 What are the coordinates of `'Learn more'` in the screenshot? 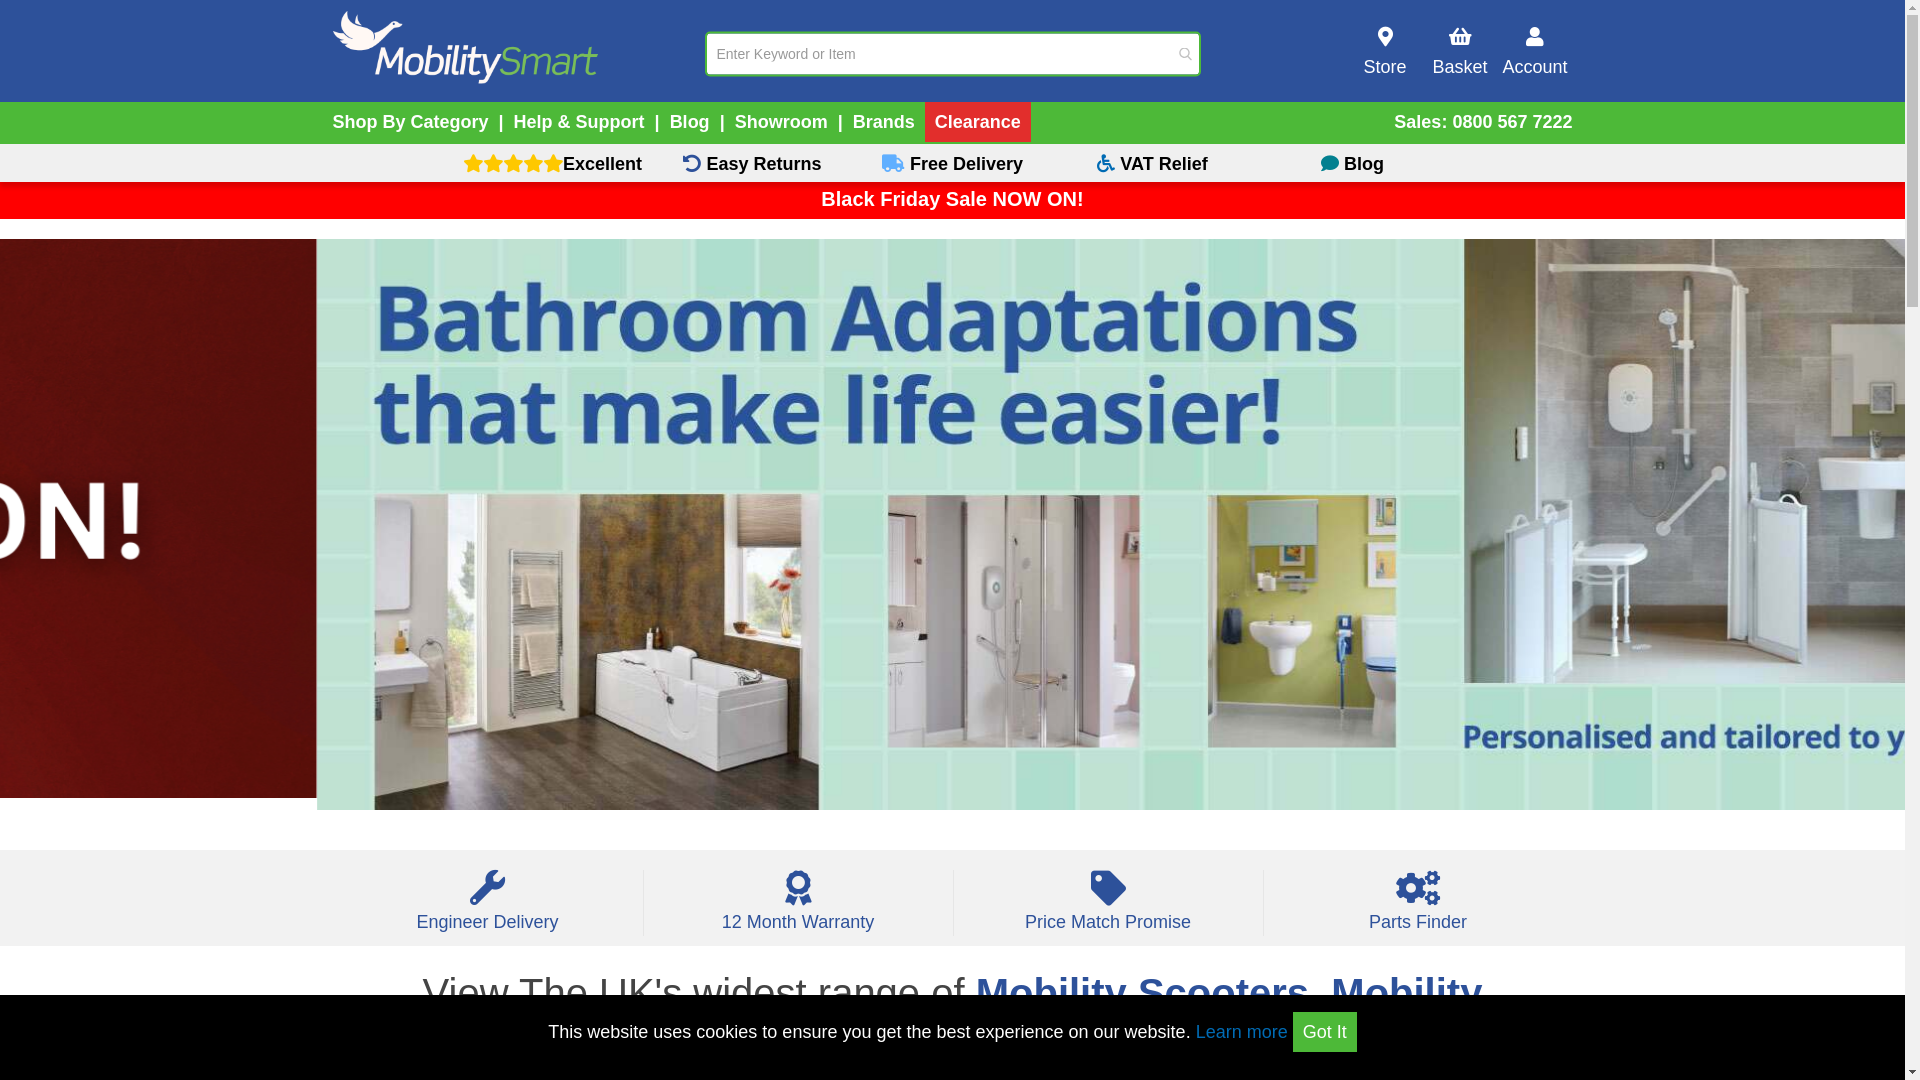 It's located at (1241, 1032).